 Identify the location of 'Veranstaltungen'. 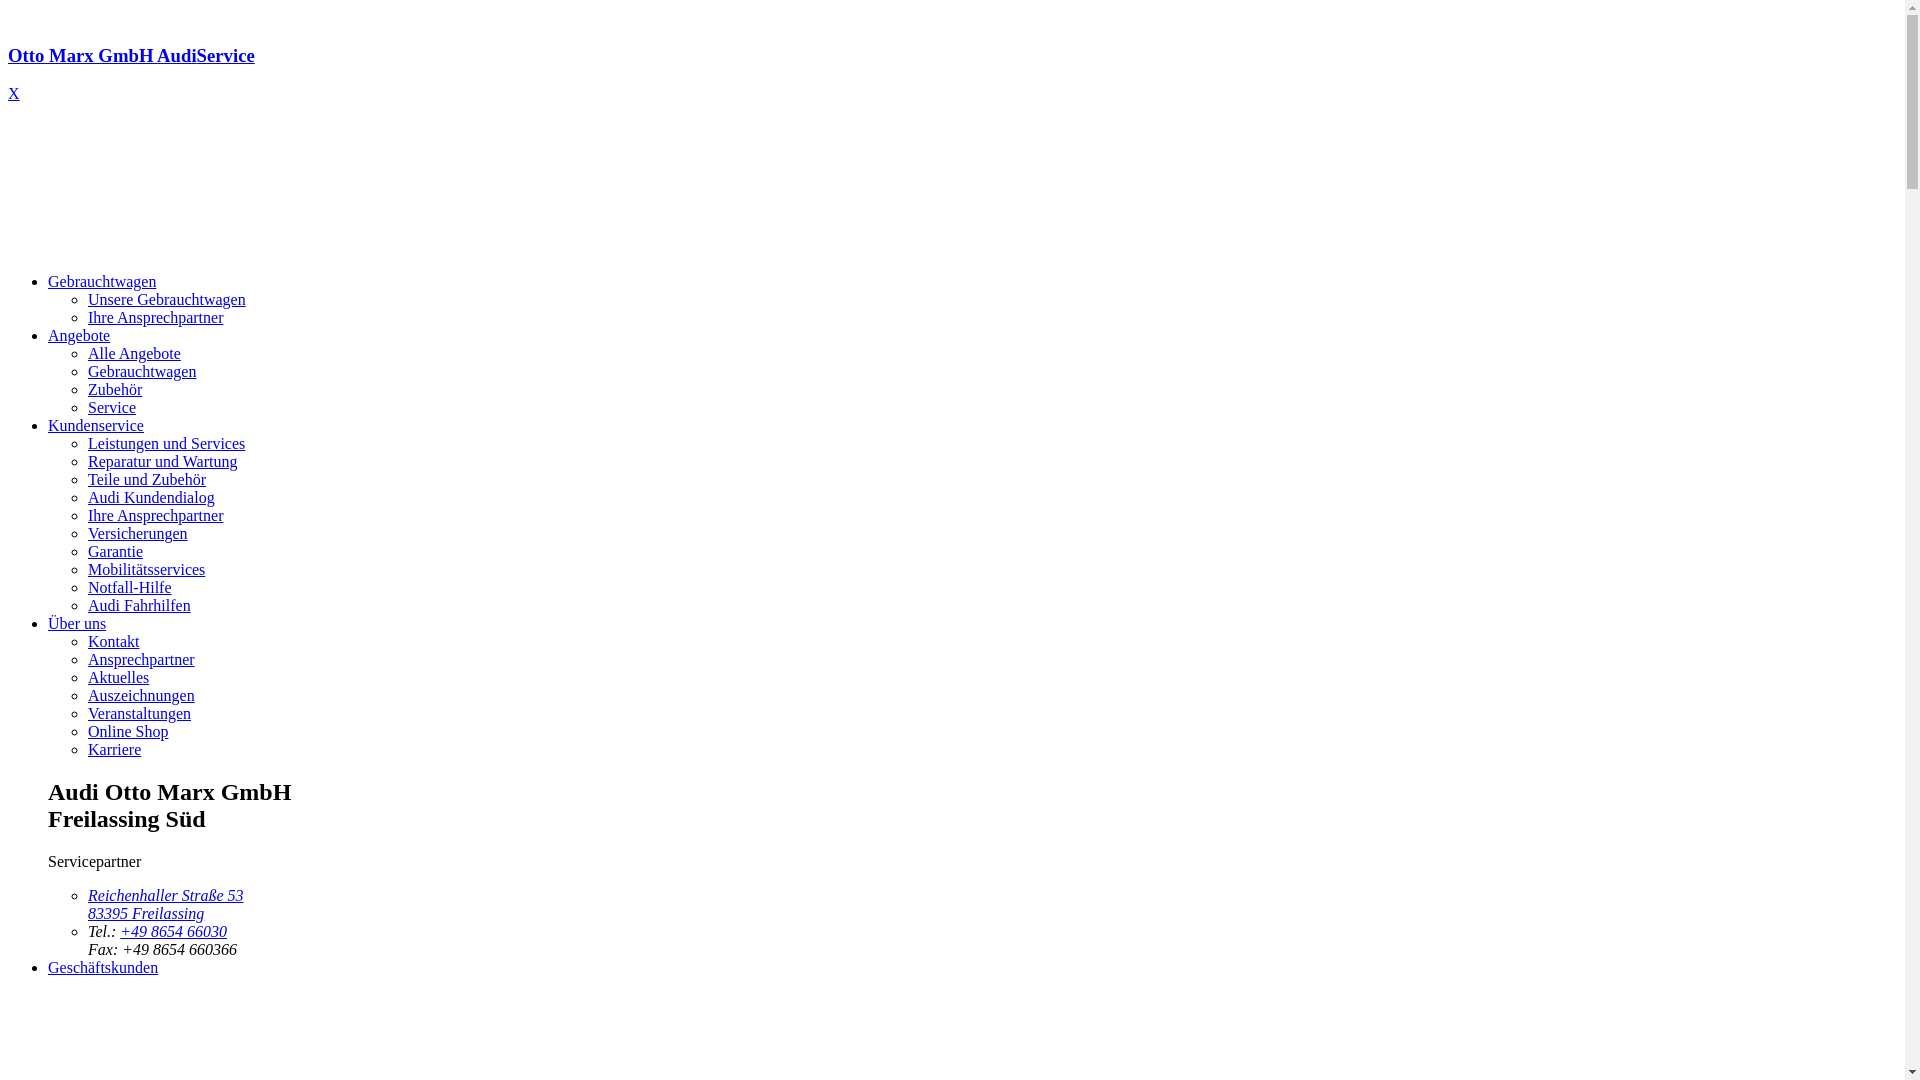
(138, 712).